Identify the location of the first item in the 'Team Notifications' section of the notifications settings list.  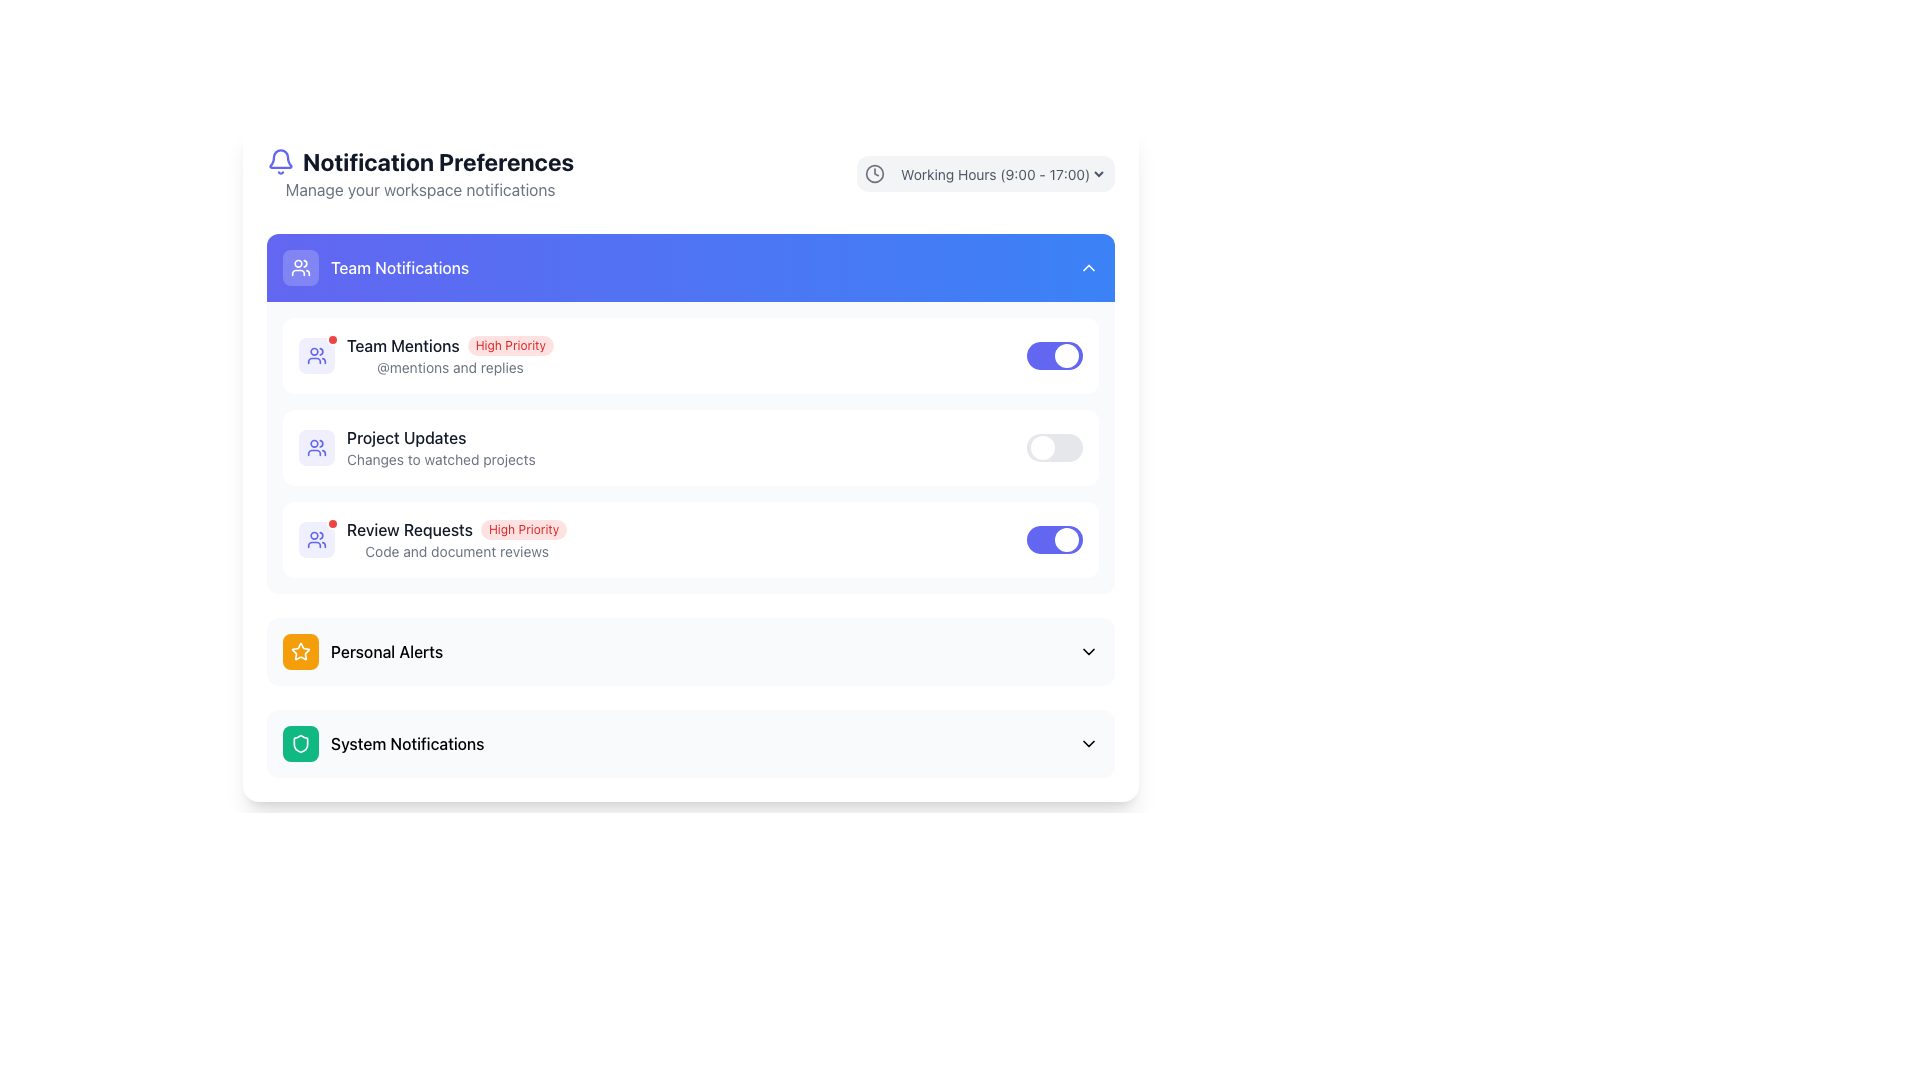
(449, 354).